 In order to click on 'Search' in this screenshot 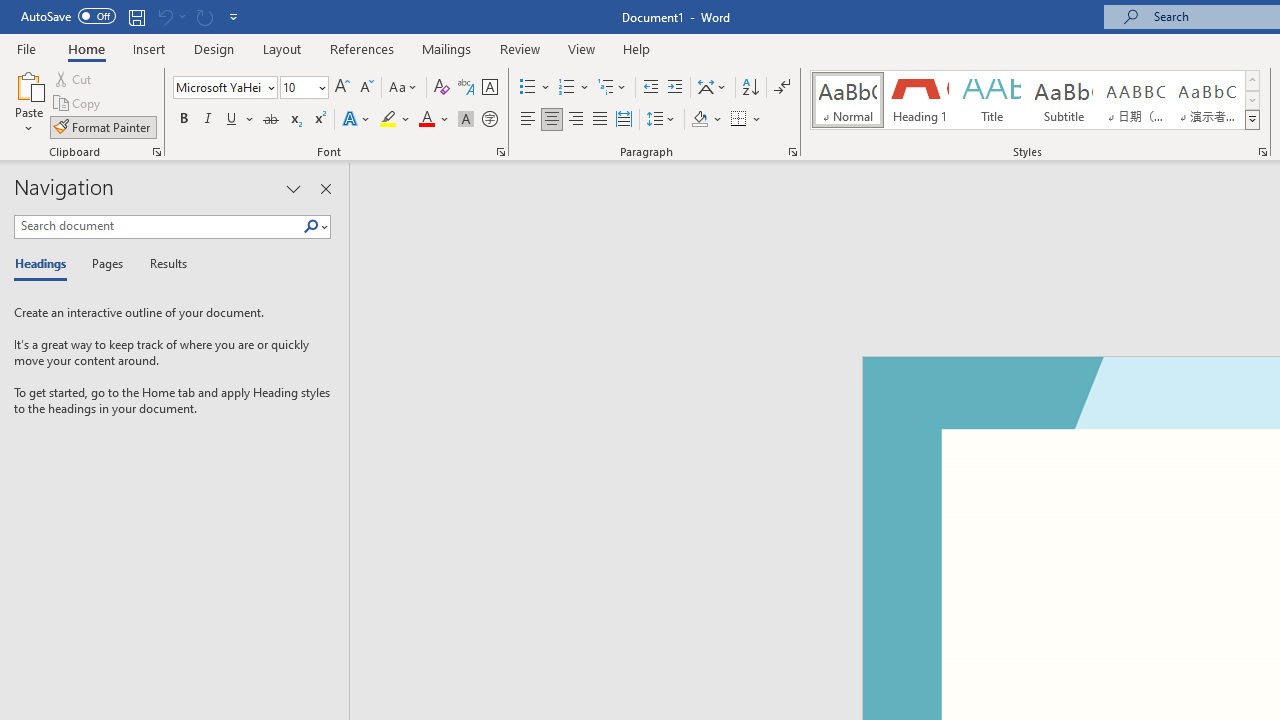, I will do `click(310, 226)`.